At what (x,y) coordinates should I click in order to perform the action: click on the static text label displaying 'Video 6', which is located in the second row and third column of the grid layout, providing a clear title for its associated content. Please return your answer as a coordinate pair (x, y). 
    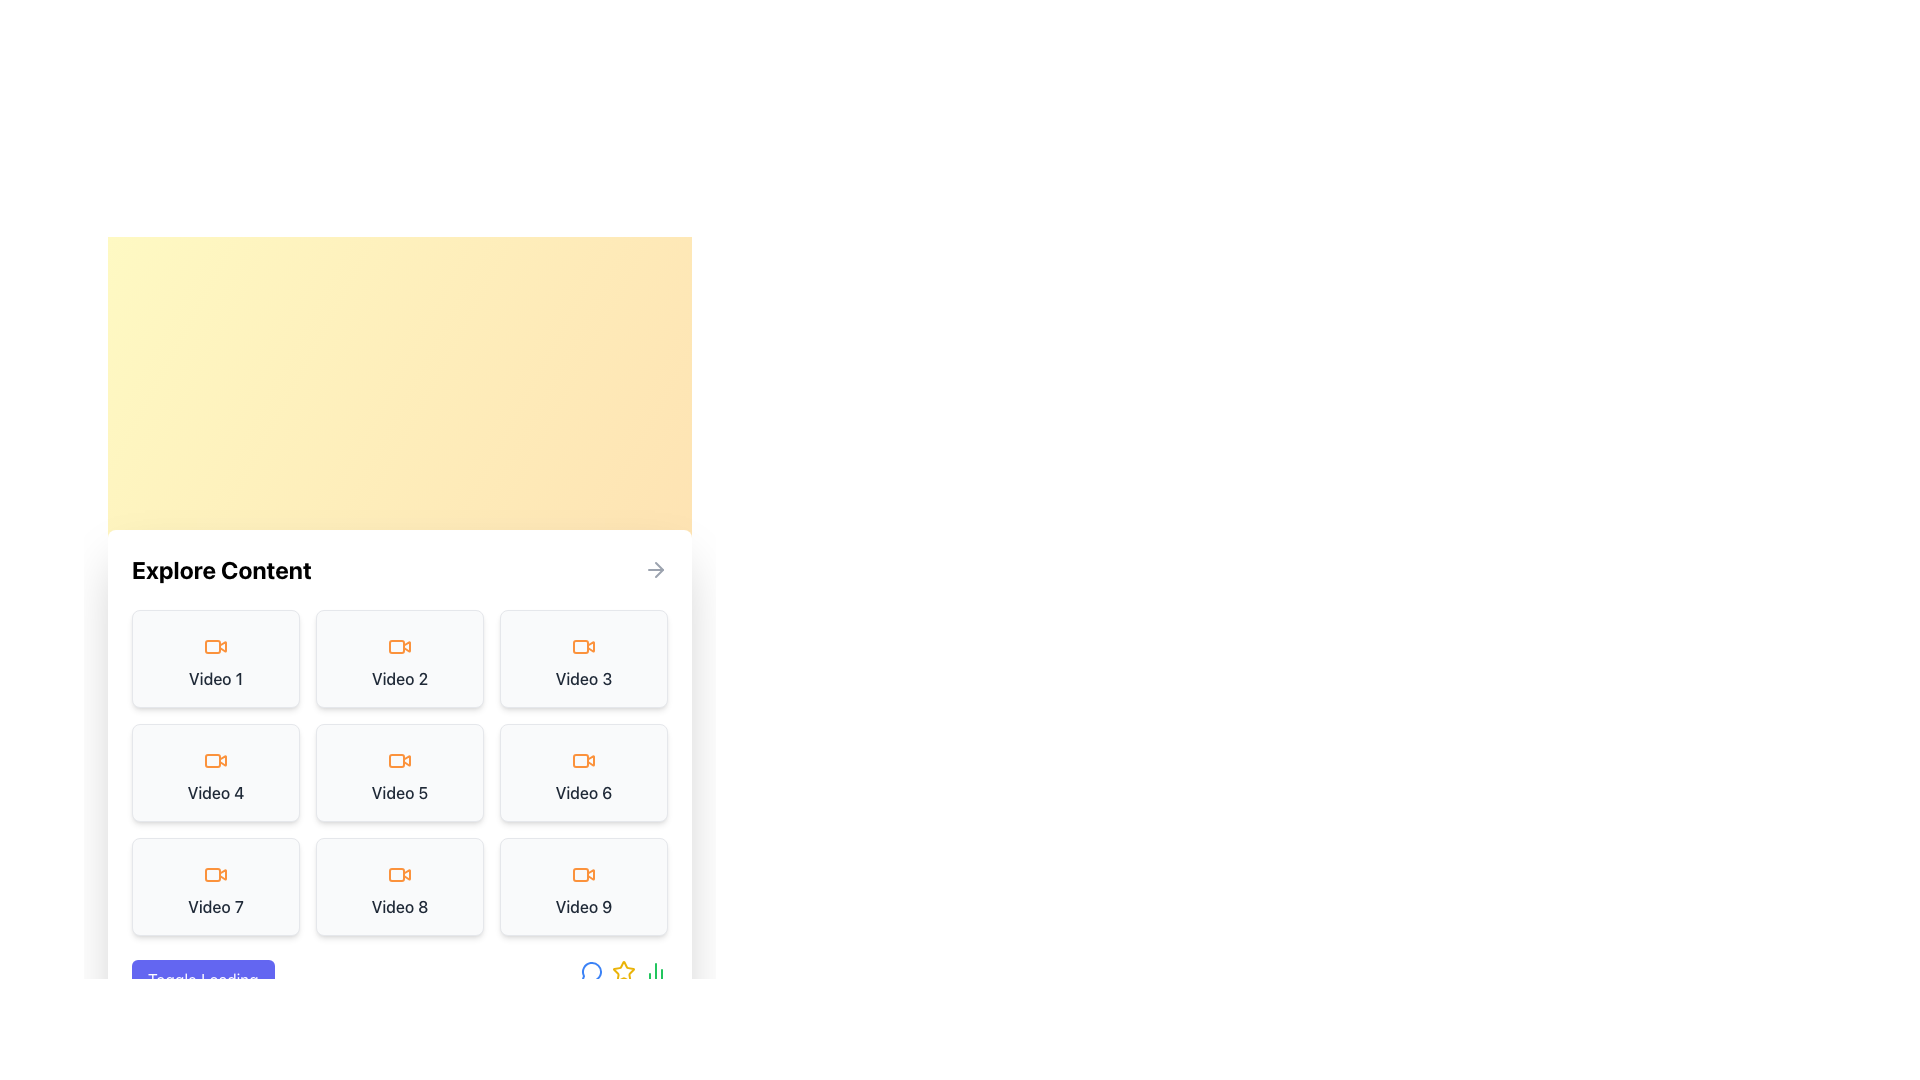
    Looking at the image, I should click on (583, 792).